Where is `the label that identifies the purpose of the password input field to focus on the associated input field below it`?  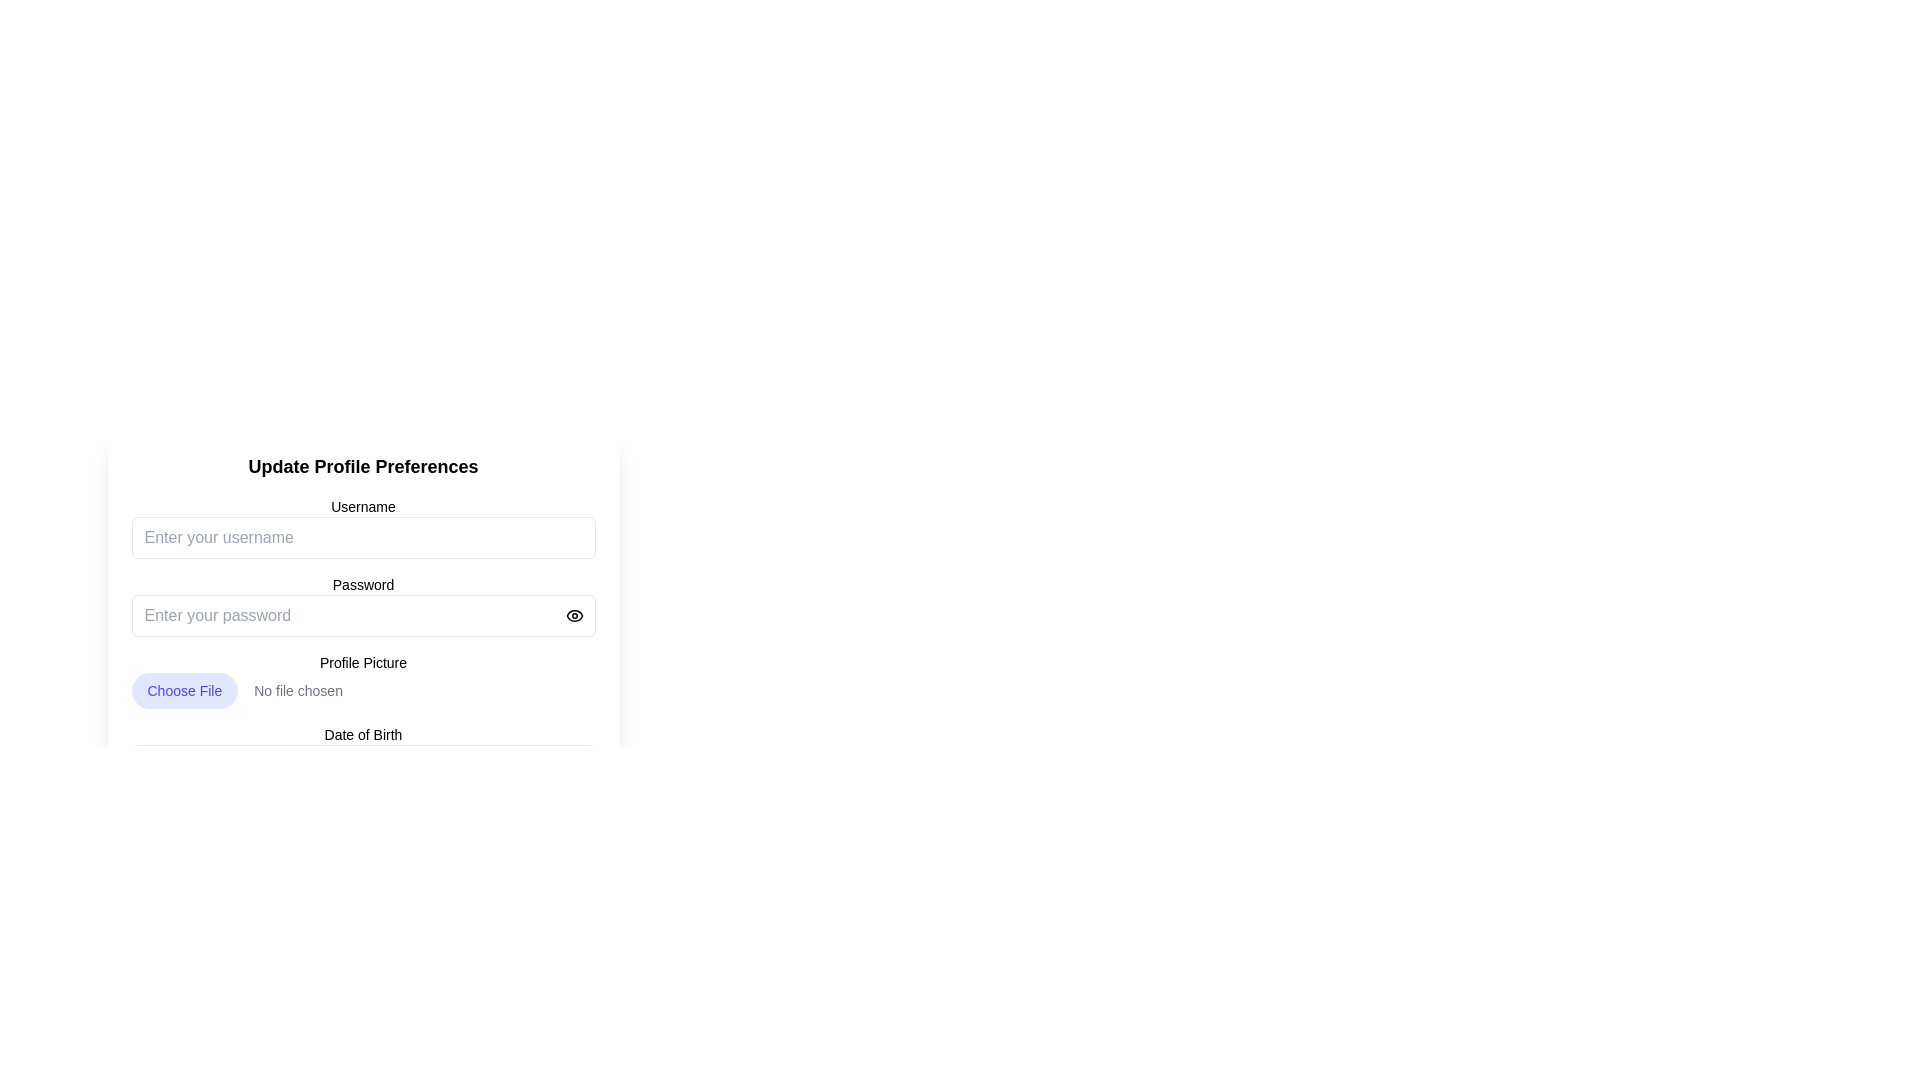 the label that identifies the purpose of the password input field to focus on the associated input field below it is located at coordinates (363, 585).